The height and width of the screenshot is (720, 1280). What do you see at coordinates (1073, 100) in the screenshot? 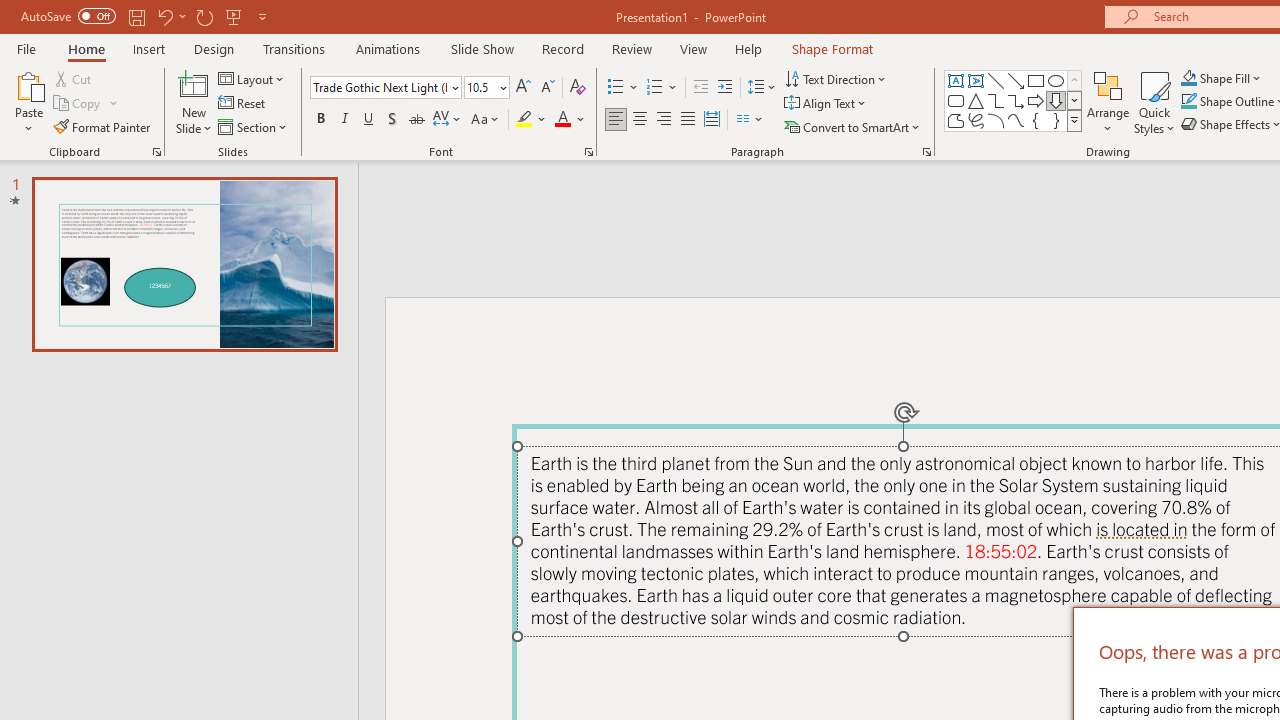
I see `'Row Down'` at bounding box center [1073, 100].